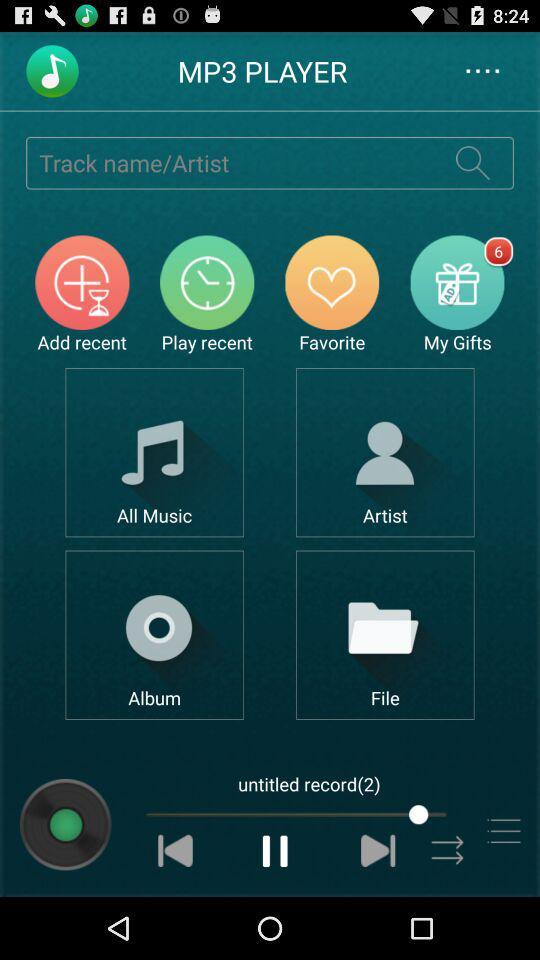  I want to click on open from files, so click(385, 634).